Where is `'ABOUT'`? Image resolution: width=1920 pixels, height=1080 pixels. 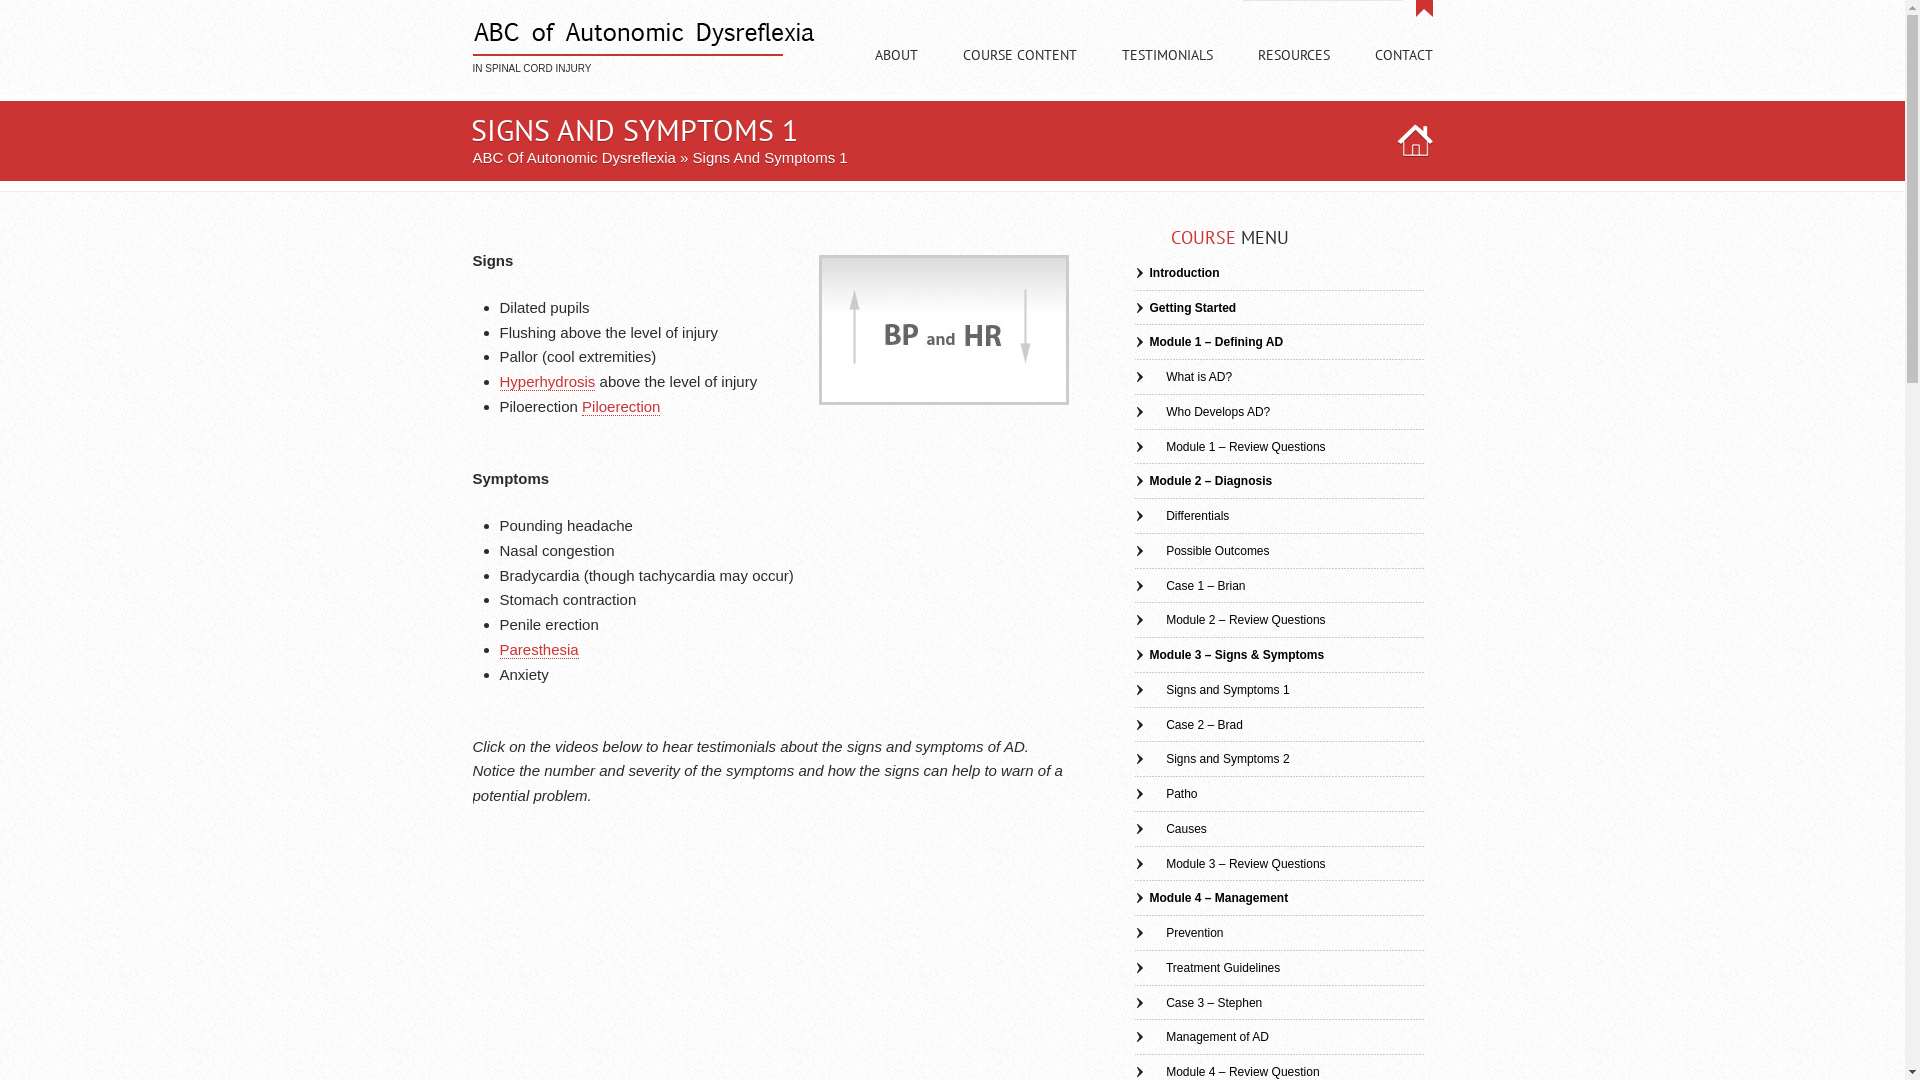 'ABOUT' is located at coordinates (894, 72).